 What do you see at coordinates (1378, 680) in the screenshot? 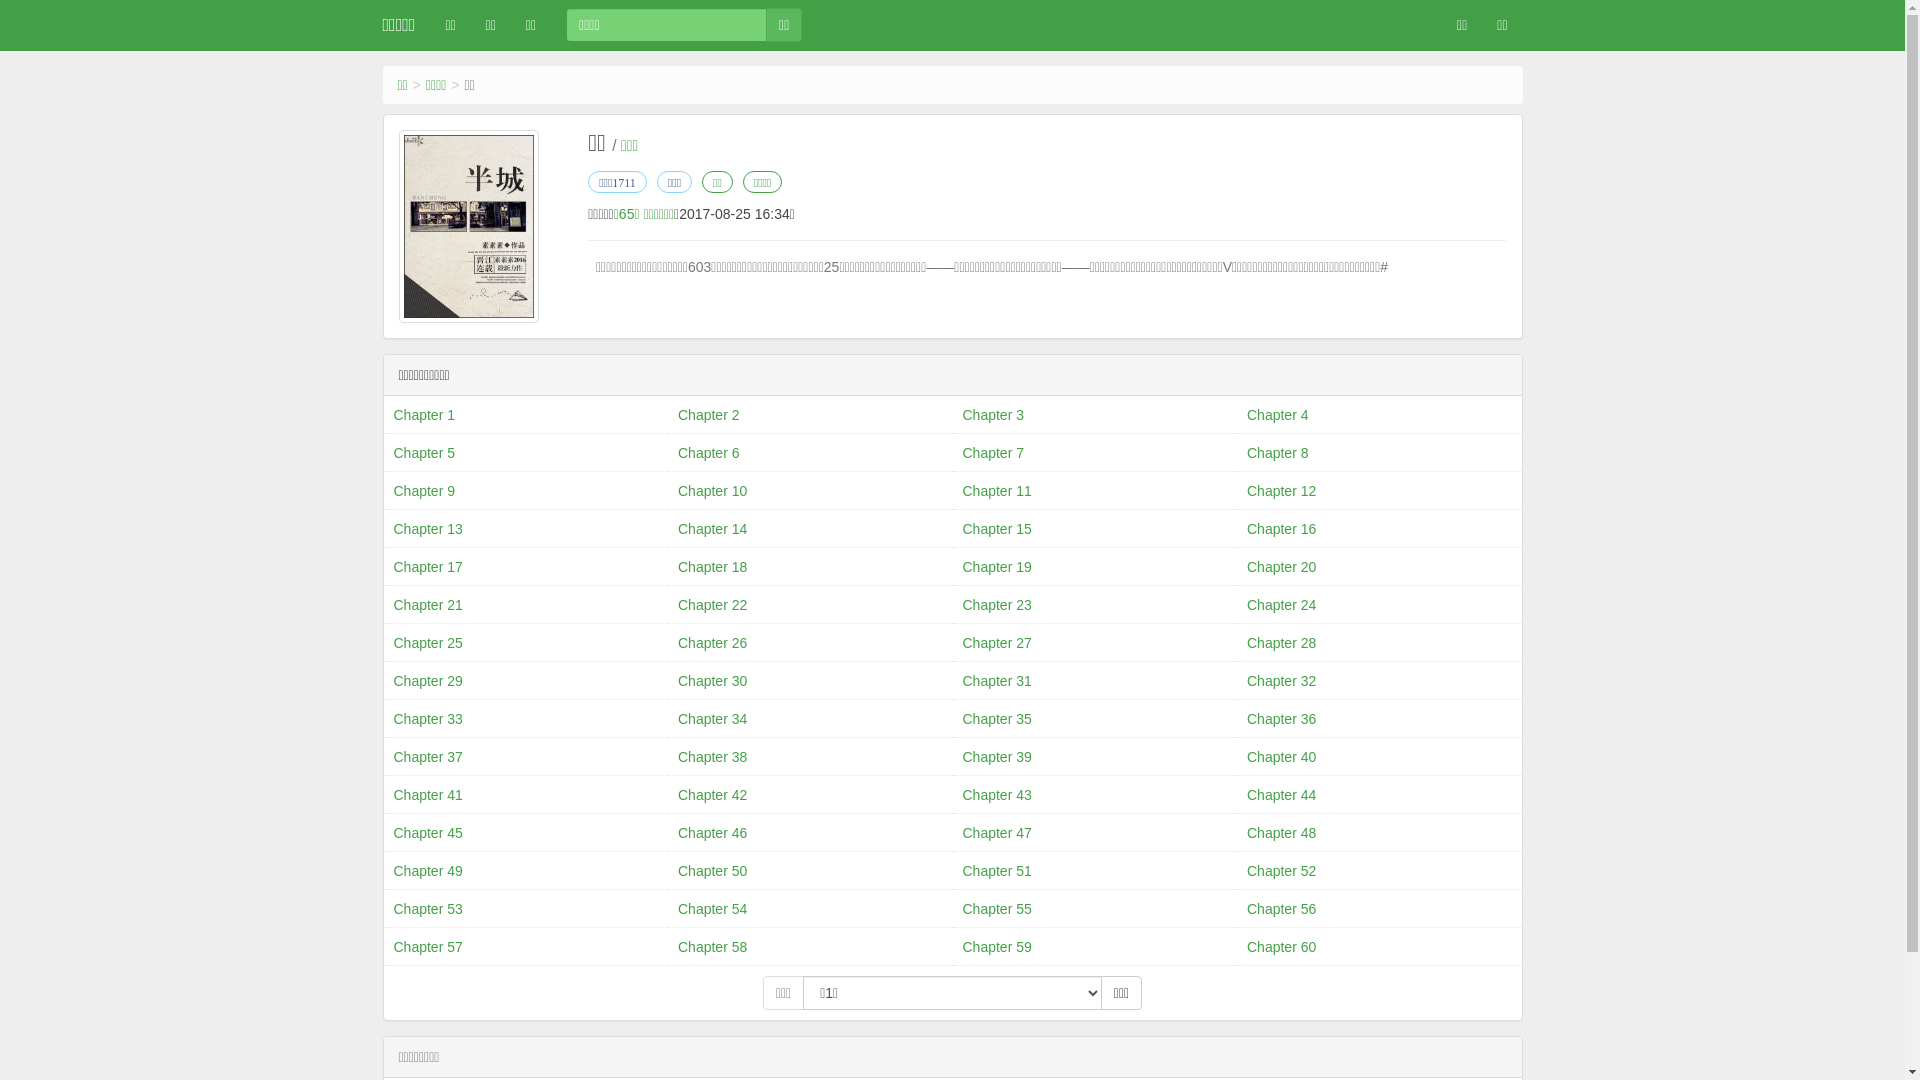
I see `'Chapter 32'` at bounding box center [1378, 680].